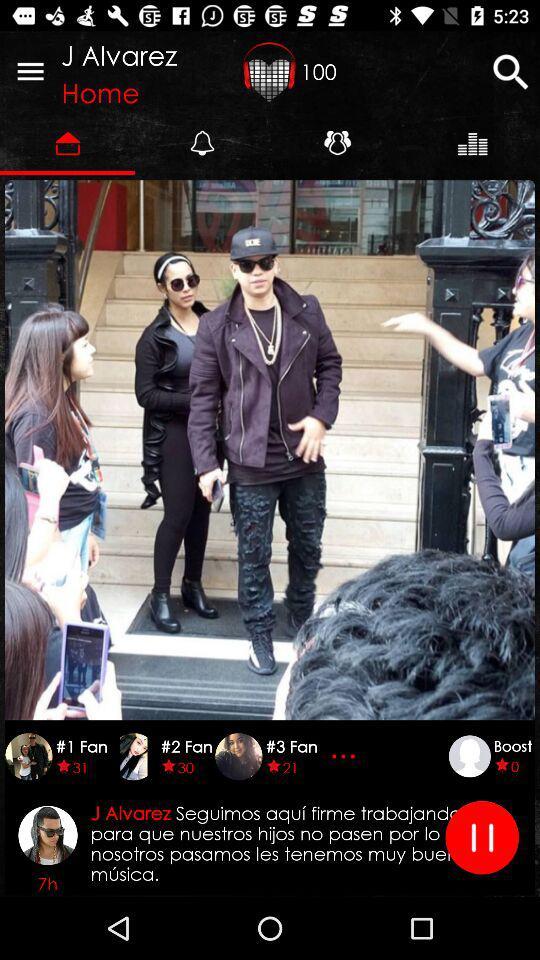 The image size is (540, 960). Describe the element at coordinates (510, 71) in the screenshot. I see `the icon to the right of 100` at that location.